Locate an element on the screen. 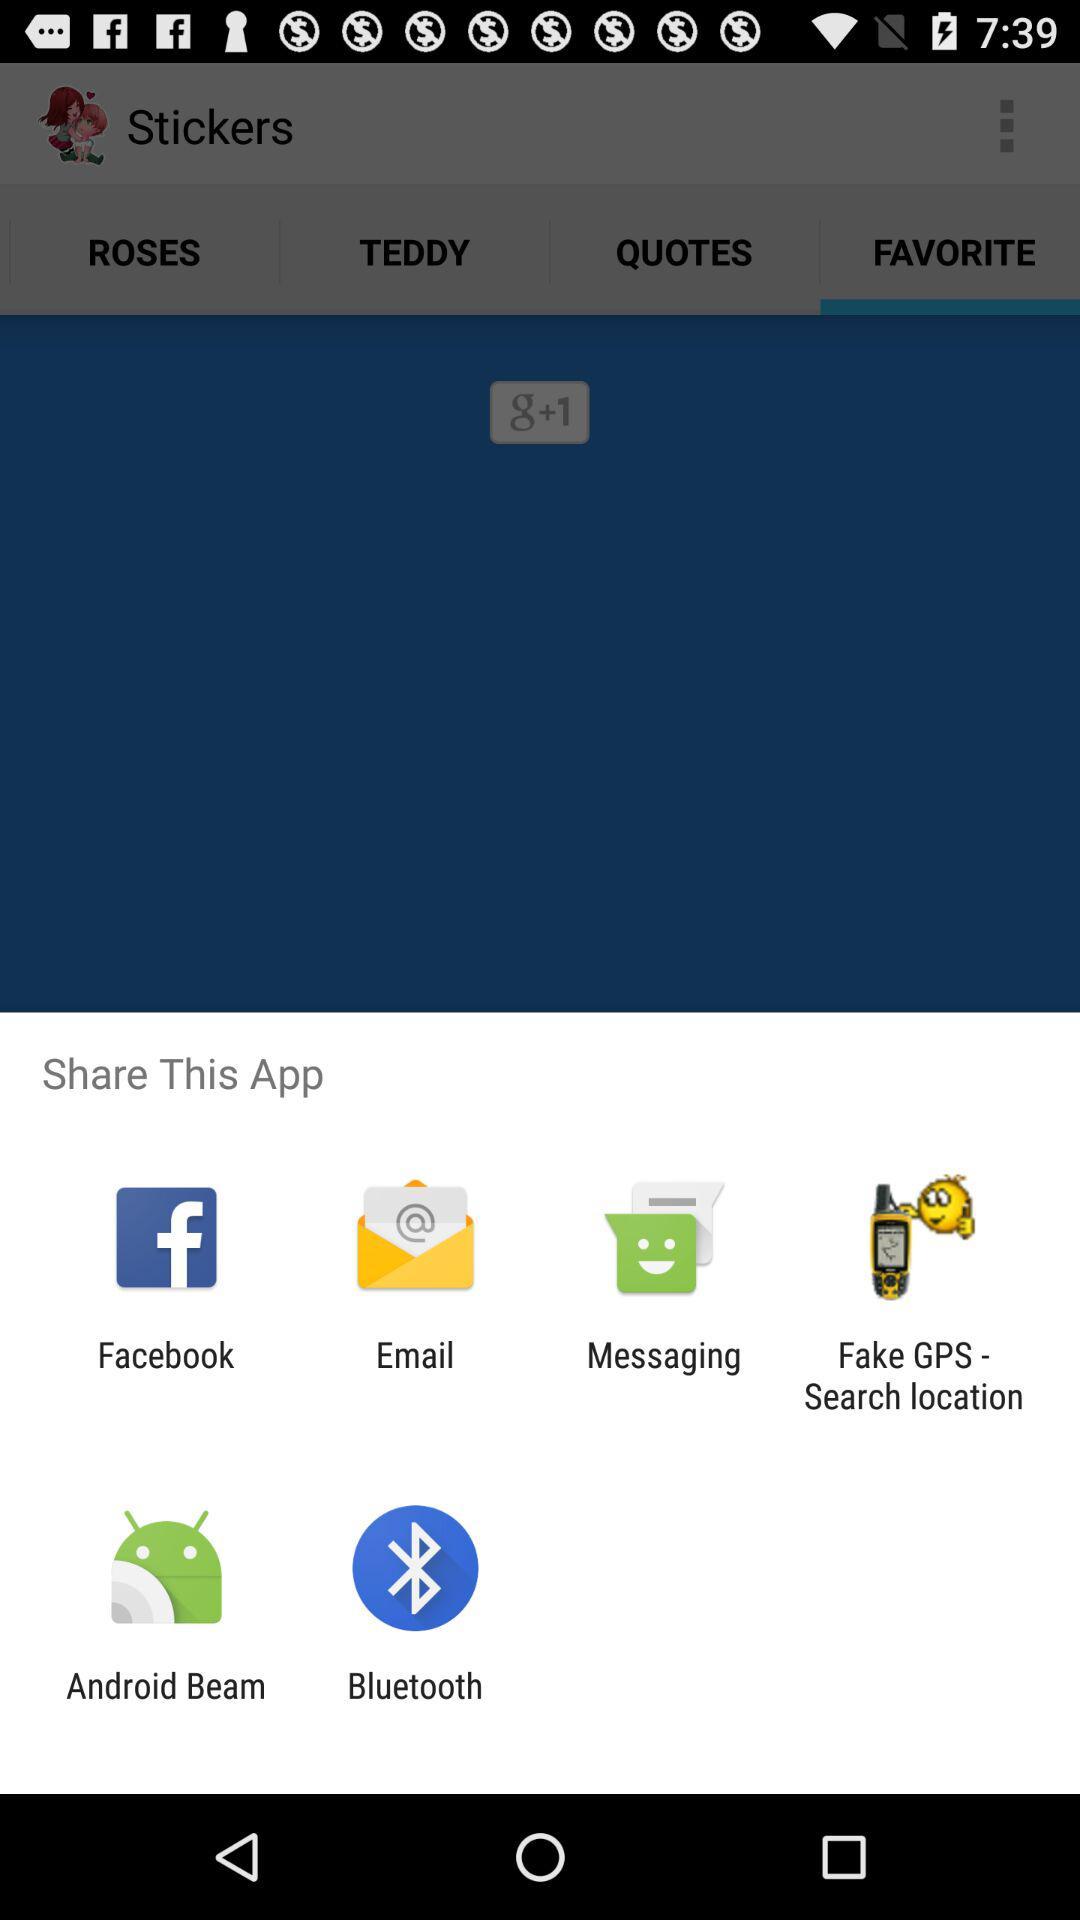 The width and height of the screenshot is (1080, 1920). app next to messaging app is located at coordinates (414, 1374).